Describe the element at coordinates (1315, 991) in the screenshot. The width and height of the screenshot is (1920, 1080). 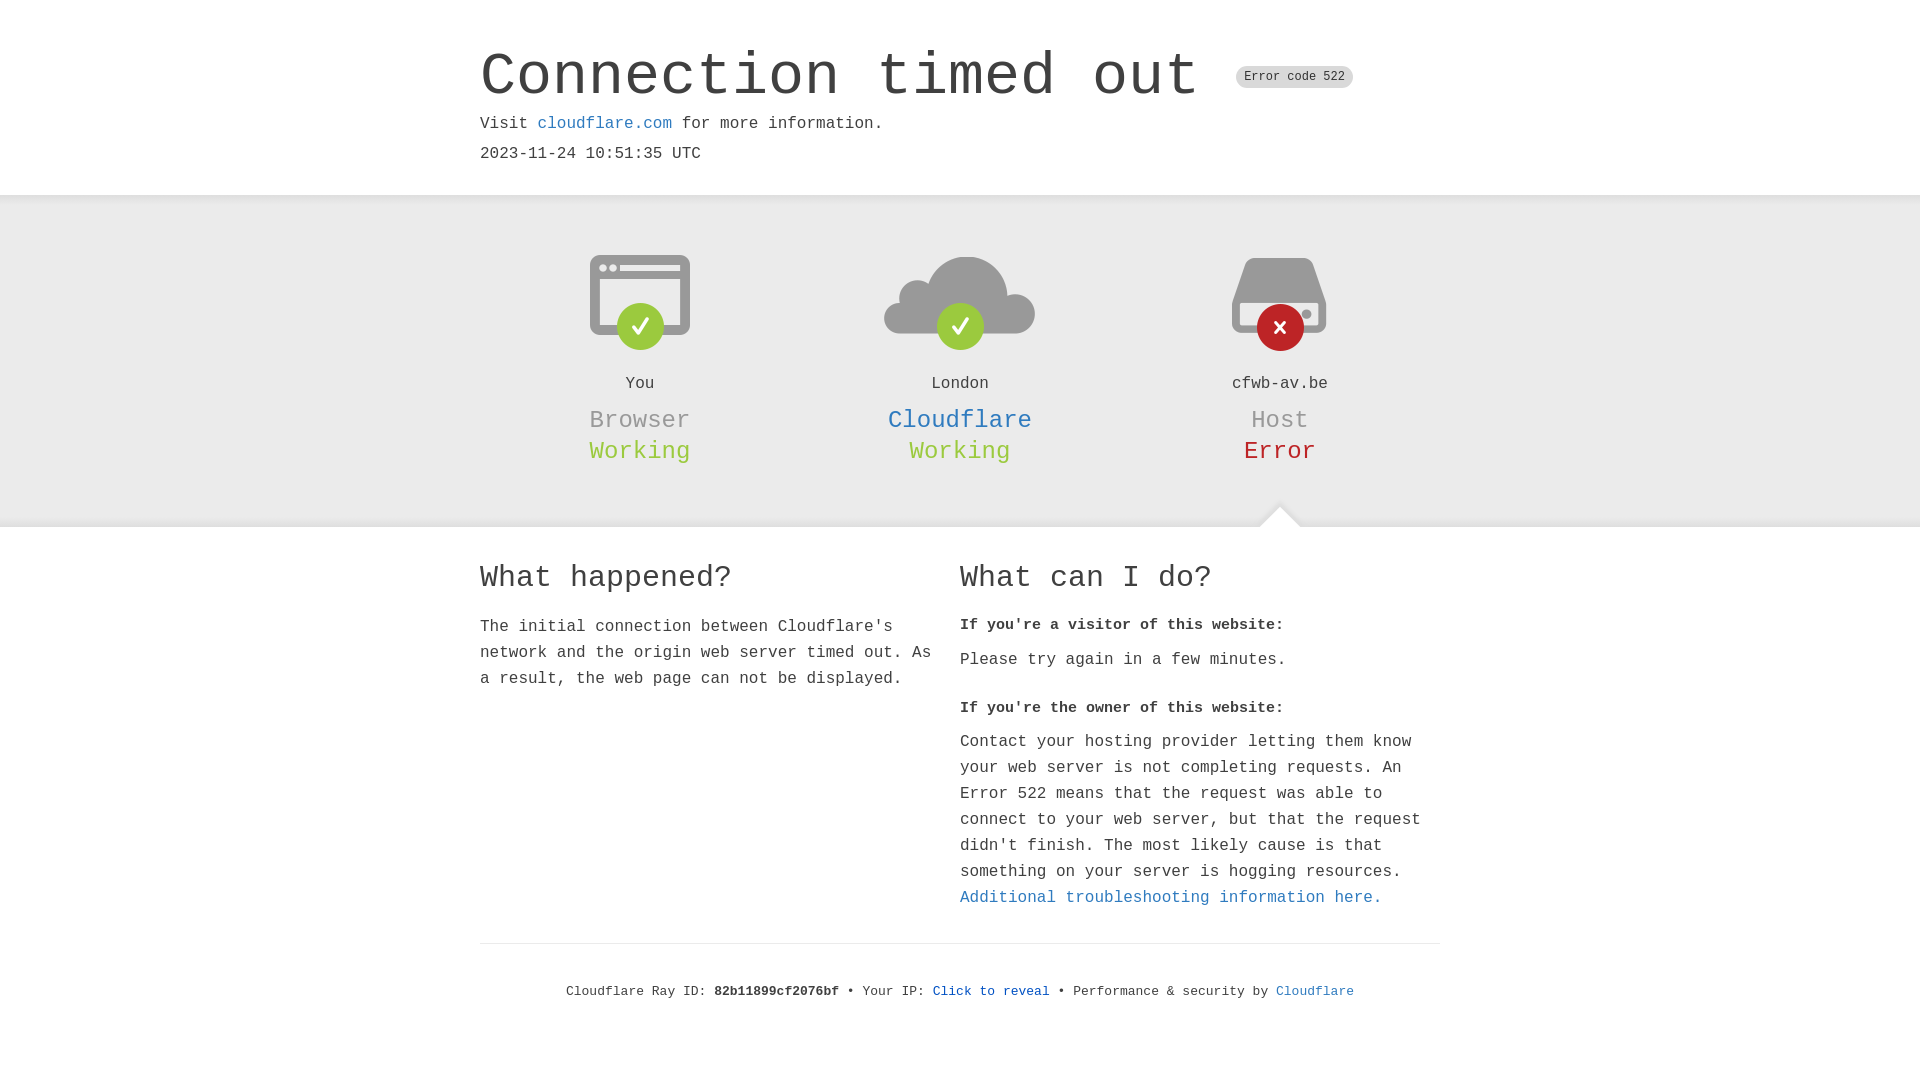
I see `'Cloudflare'` at that location.